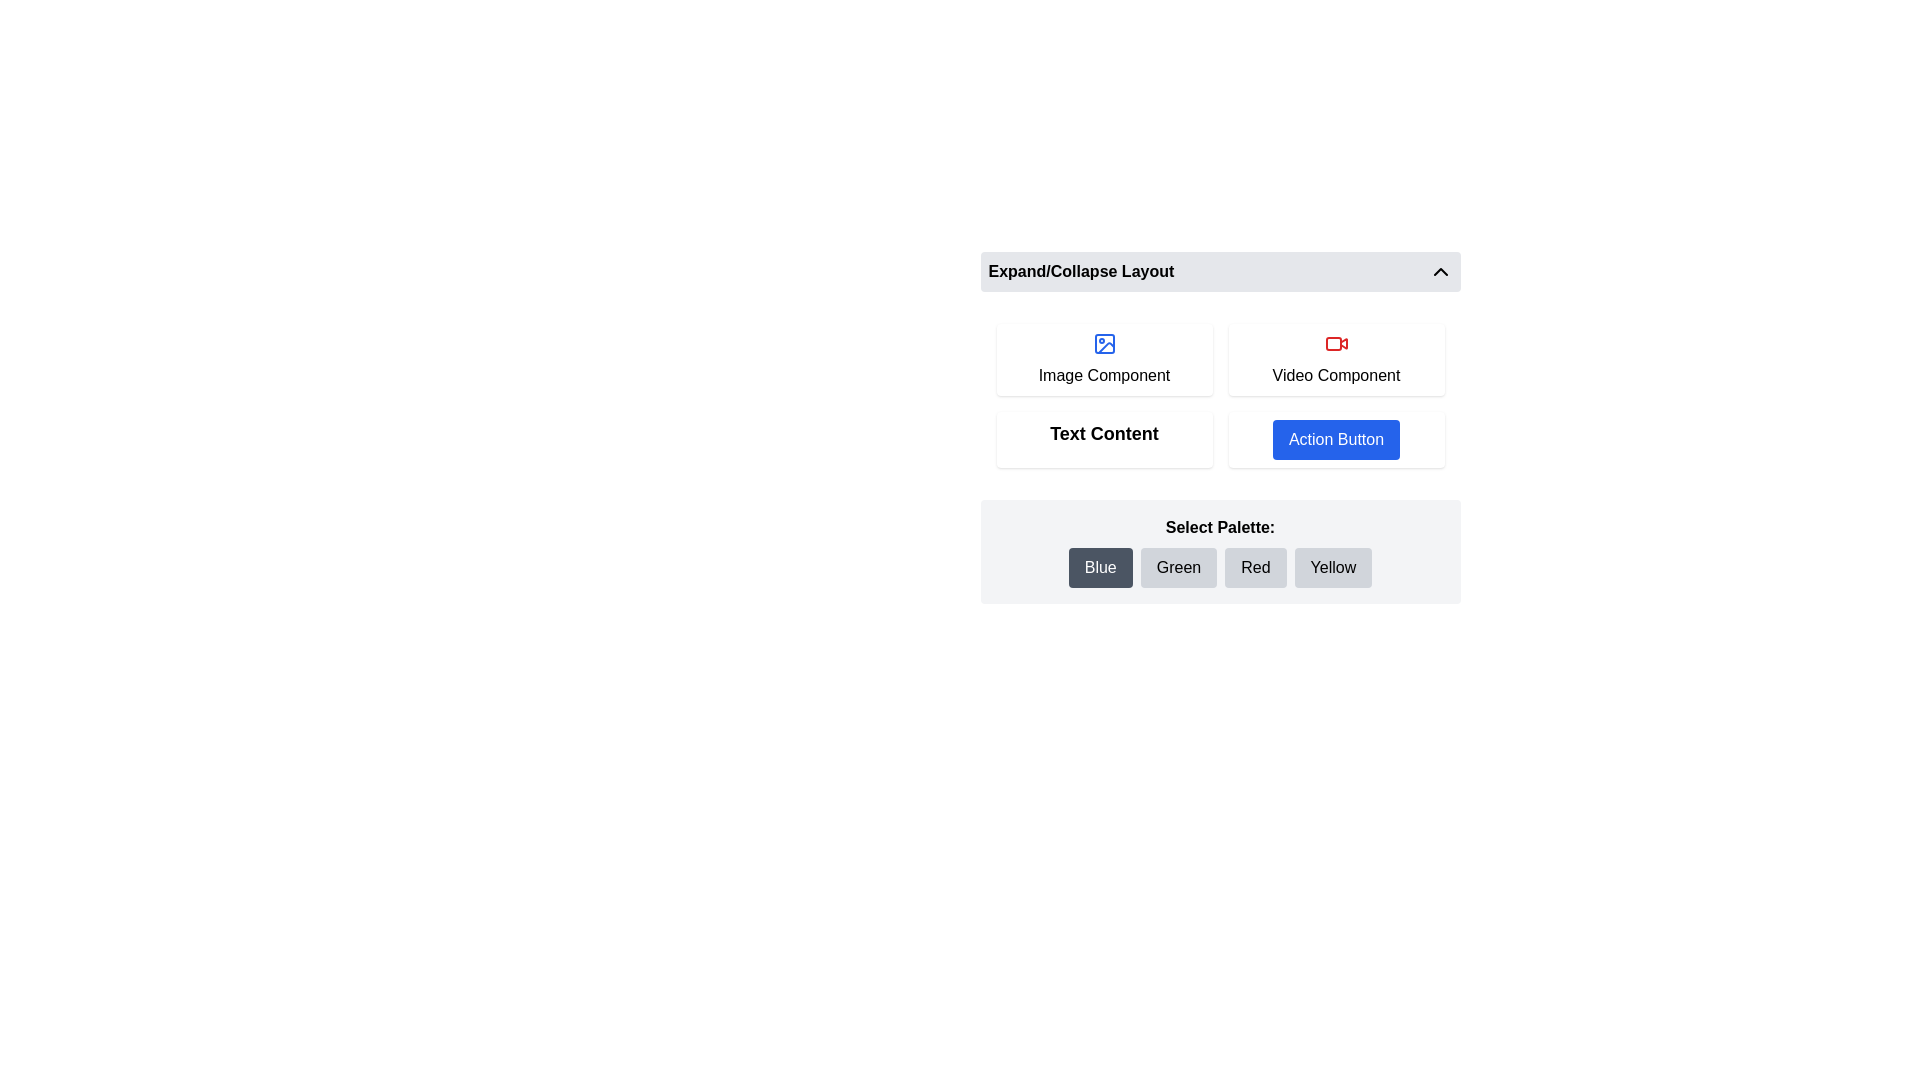 The height and width of the screenshot is (1080, 1920). What do you see at coordinates (1219, 567) in the screenshot?
I see `the 'Green' button in the color palette selector, which is a horizontal arrangement of four buttons styled with rounded corners, located below the text 'Select Palette:'` at bounding box center [1219, 567].